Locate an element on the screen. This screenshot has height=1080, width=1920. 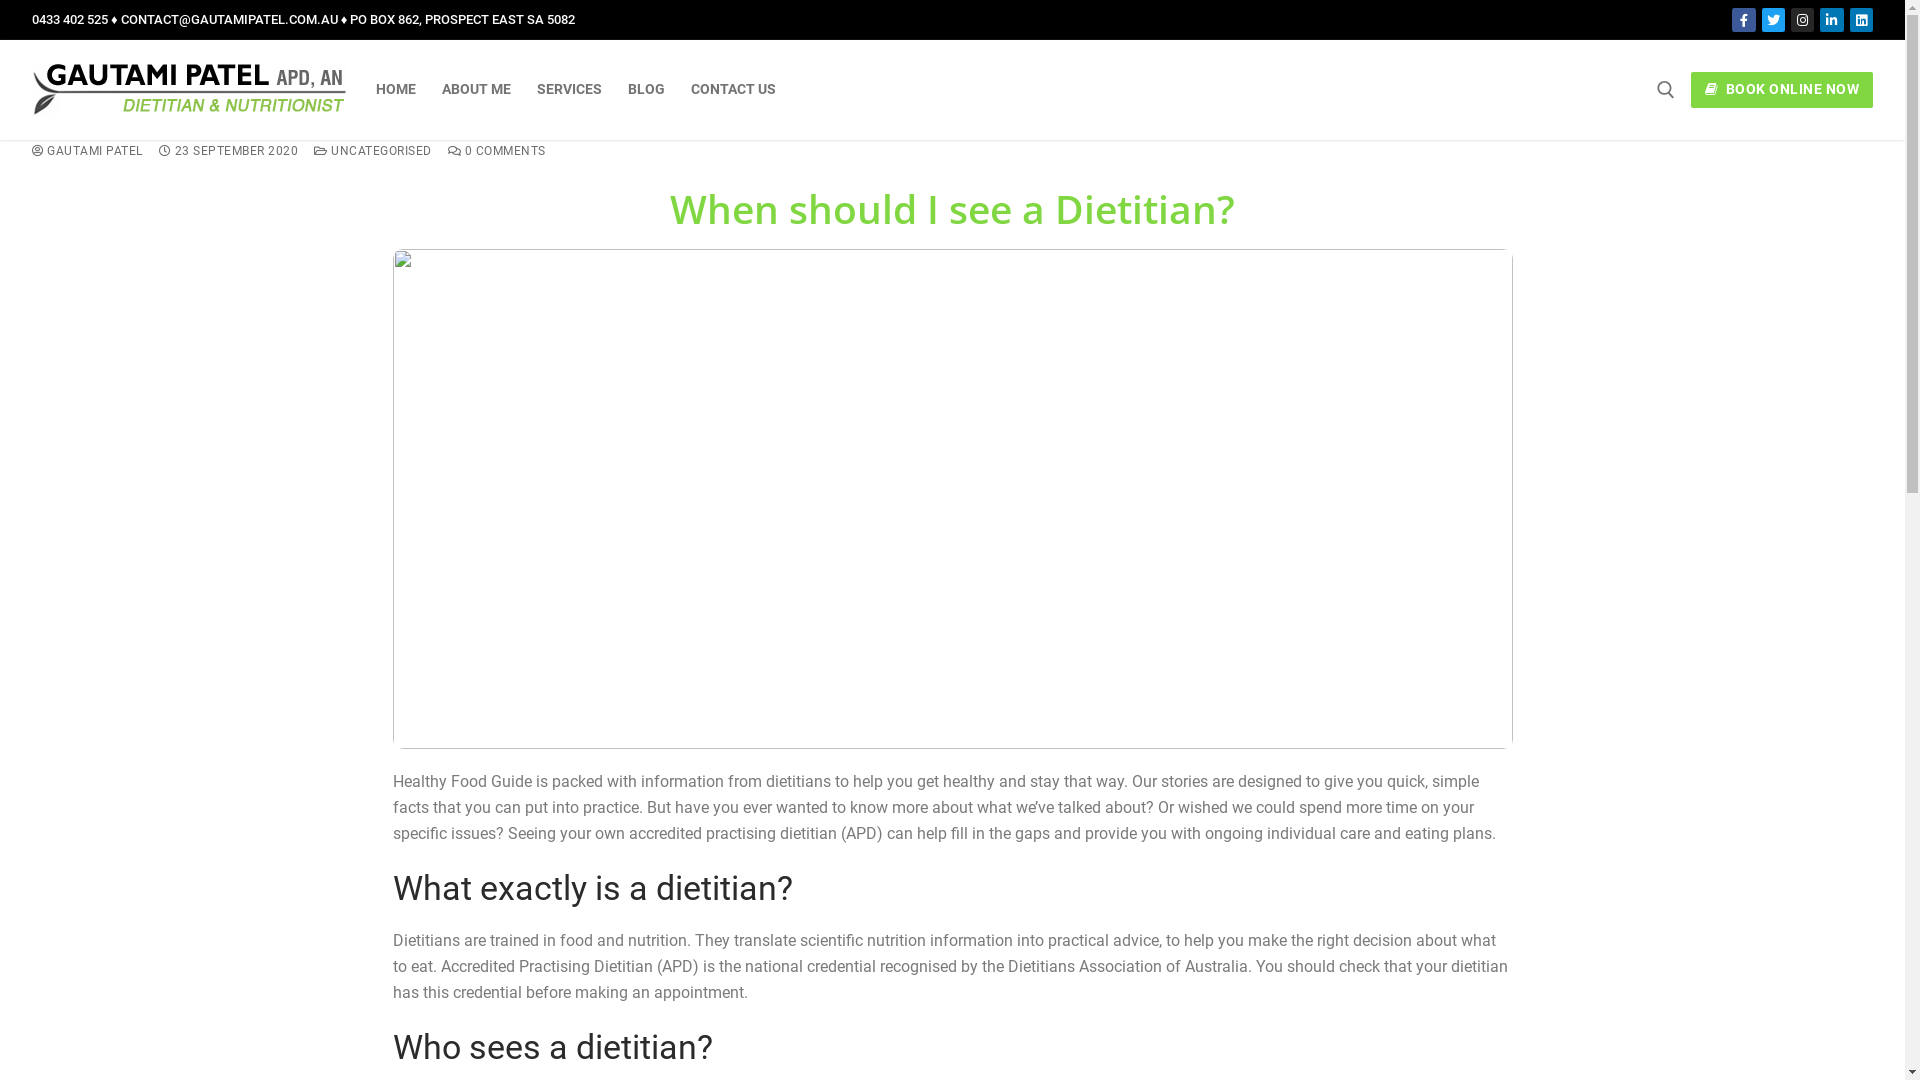
'ABOUT ME' is located at coordinates (475, 88).